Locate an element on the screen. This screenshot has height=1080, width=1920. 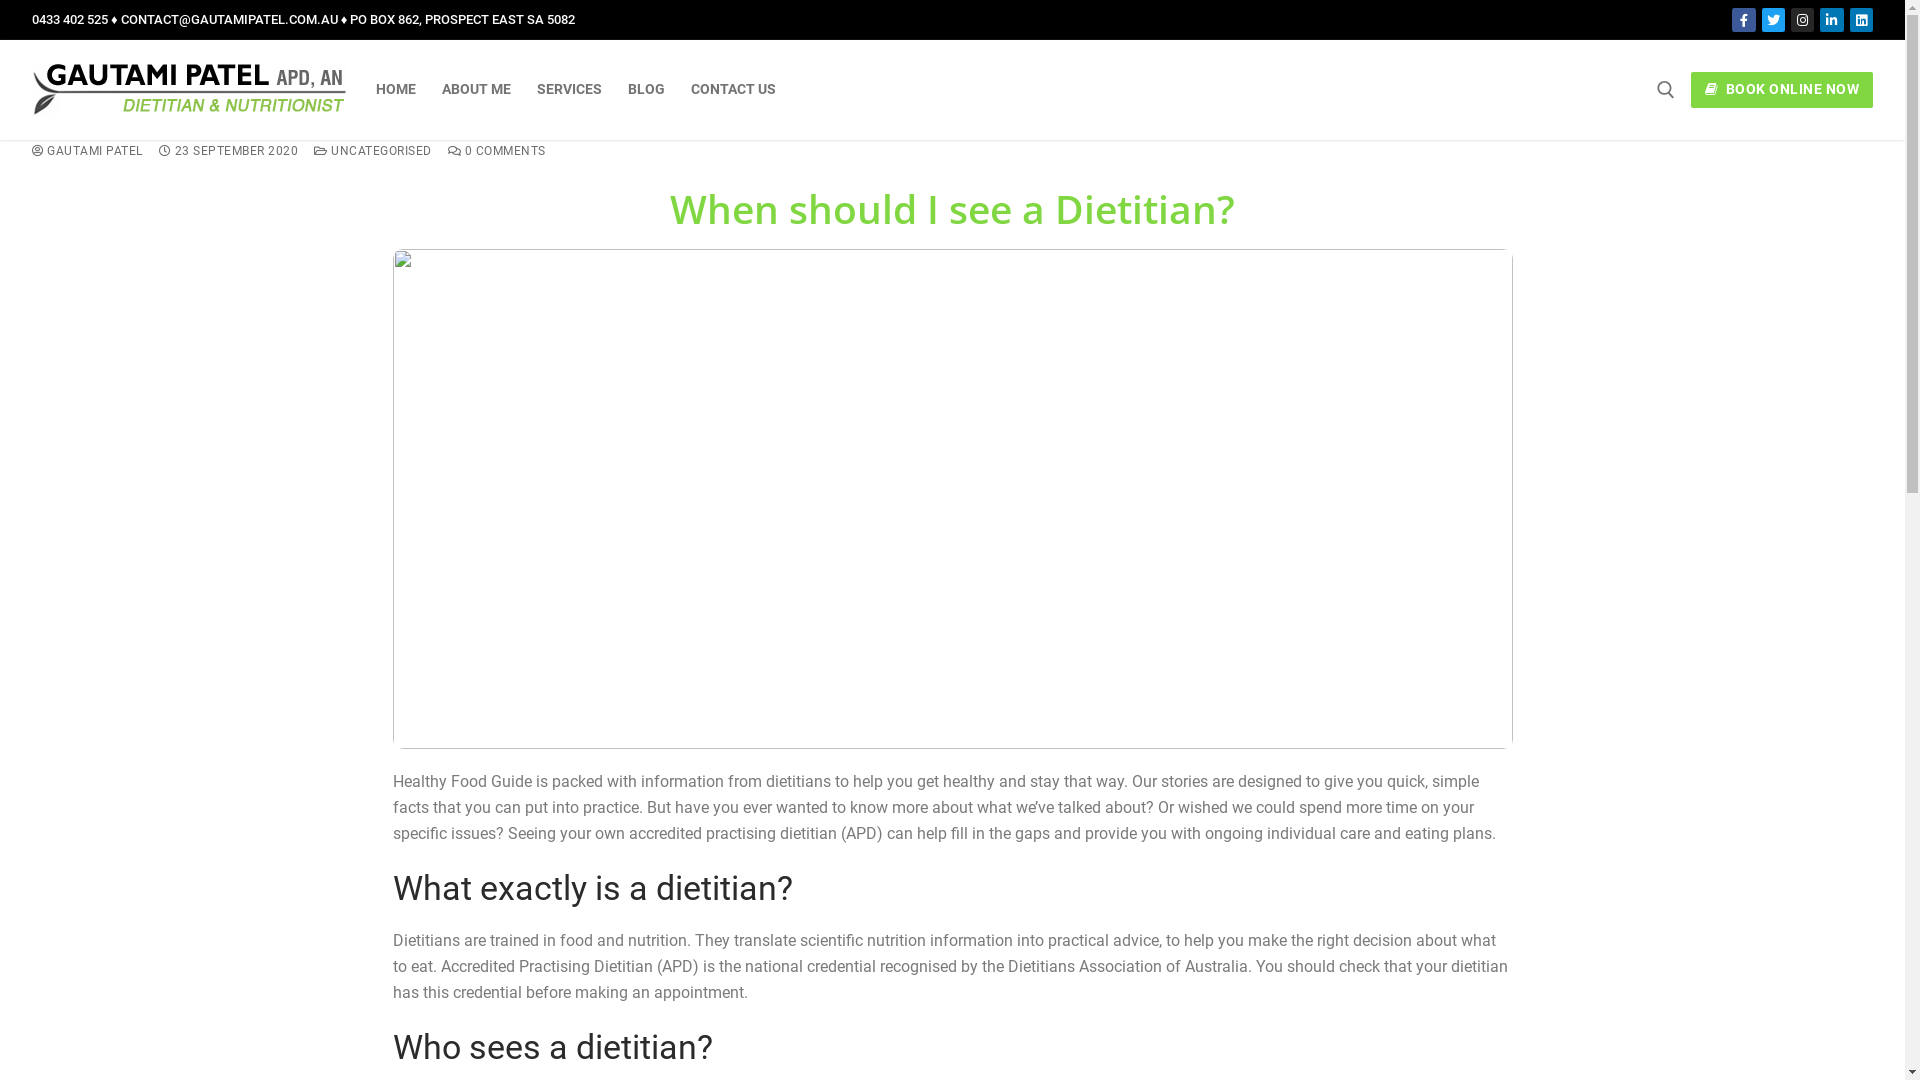
'ABOUT ME' is located at coordinates (475, 88).